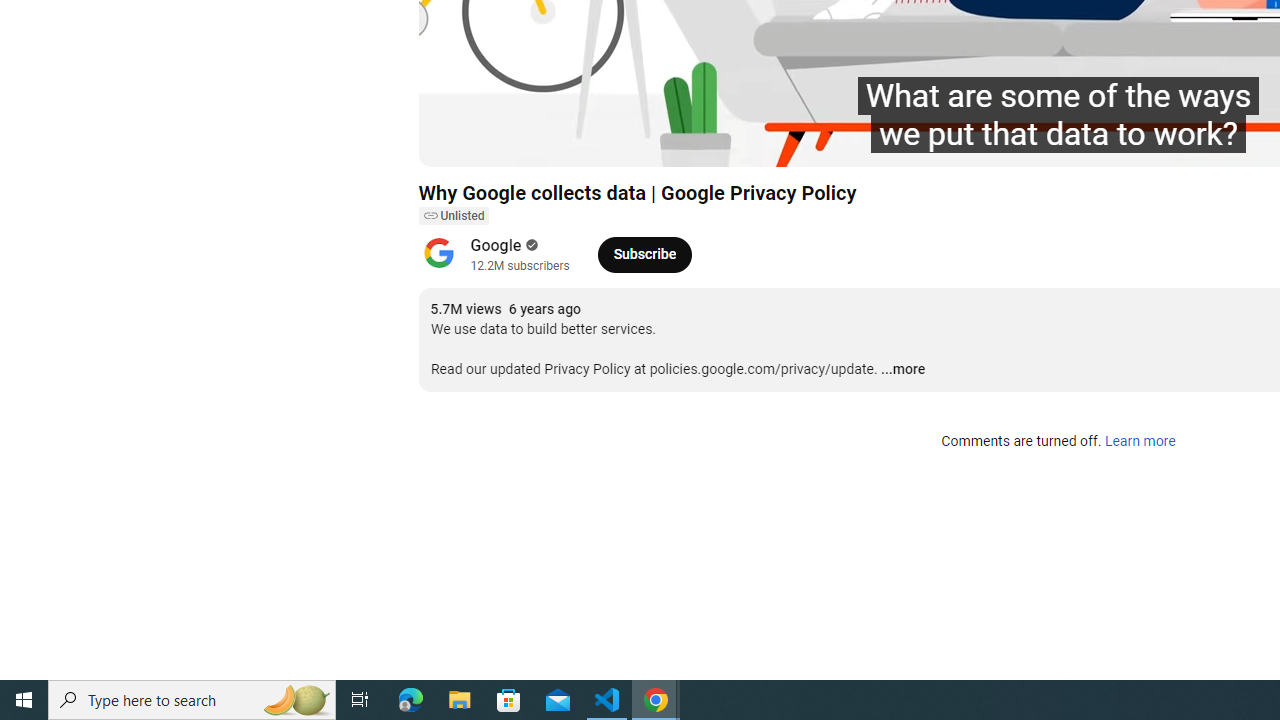  Describe the element at coordinates (644, 253) in the screenshot. I see `'Subscribe to Google.'` at that location.